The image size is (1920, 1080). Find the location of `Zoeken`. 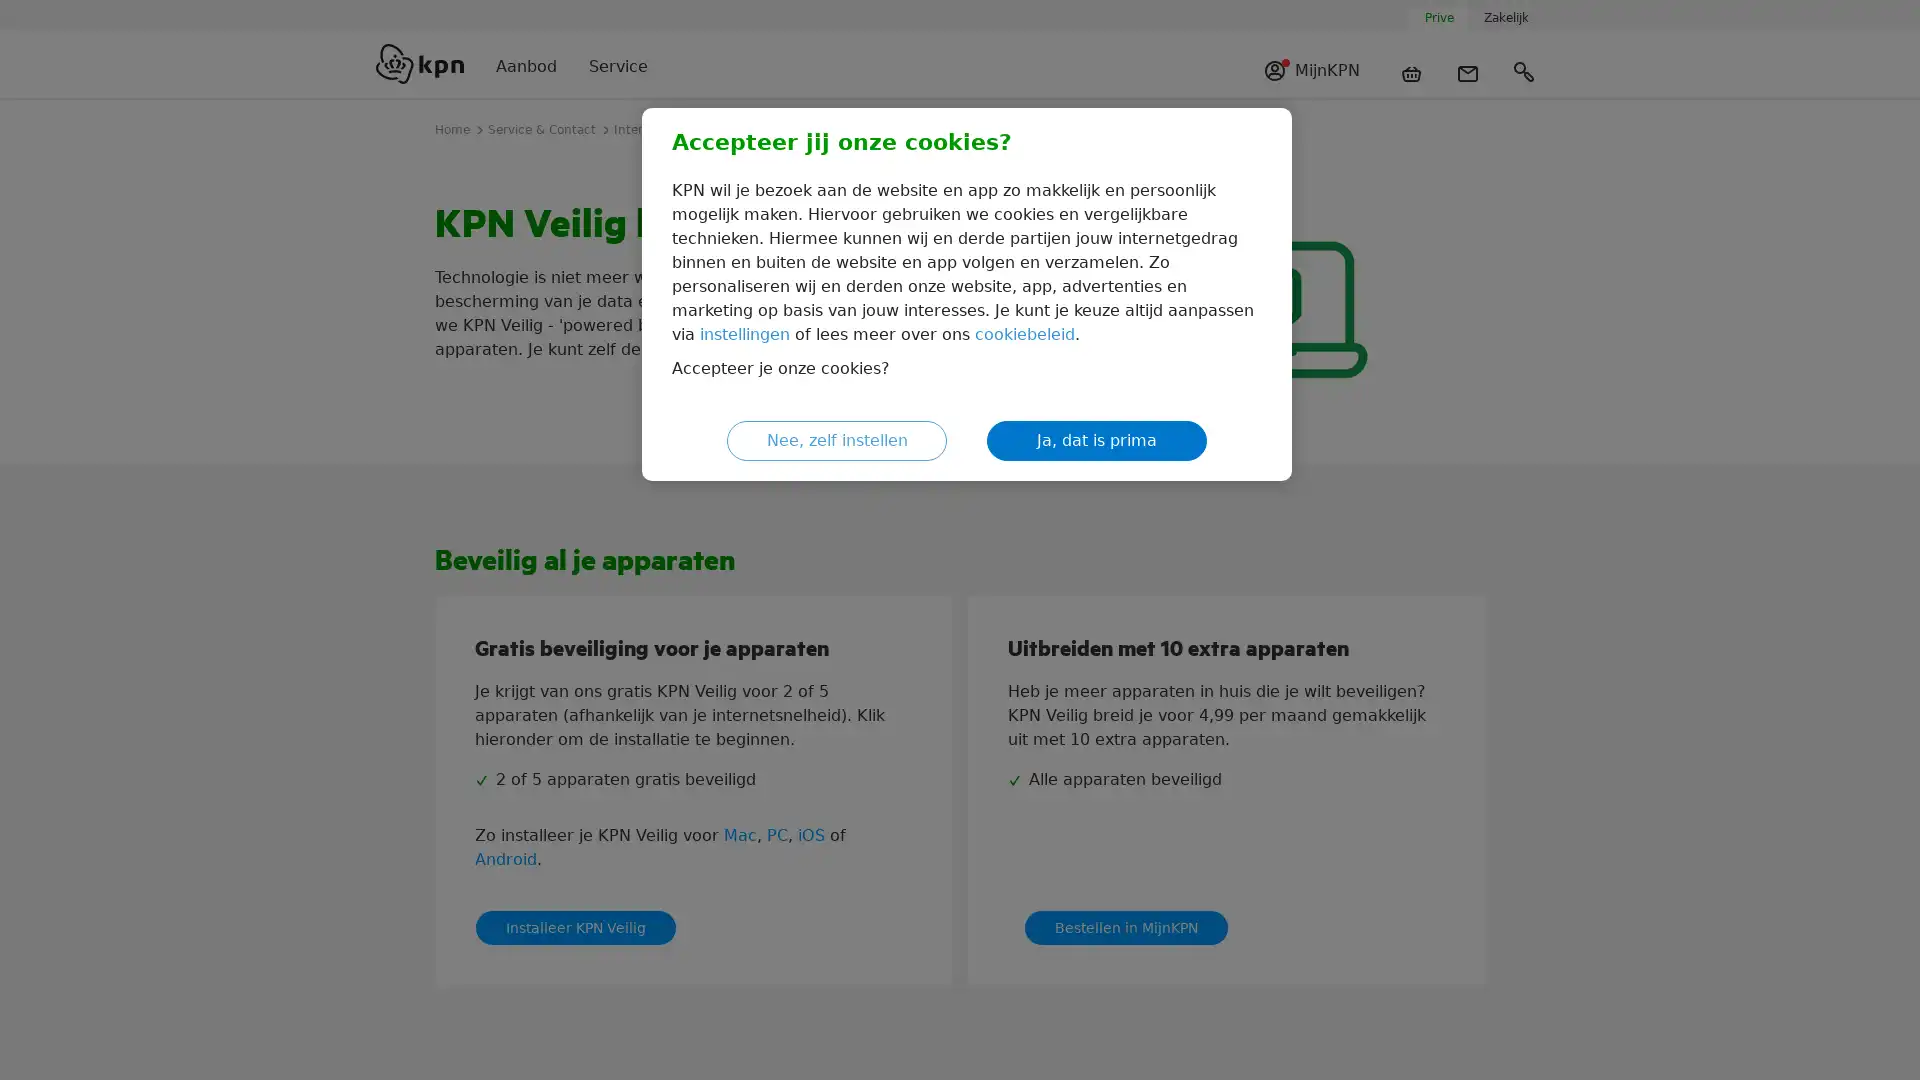

Zoeken is located at coordinates (1522, 69).